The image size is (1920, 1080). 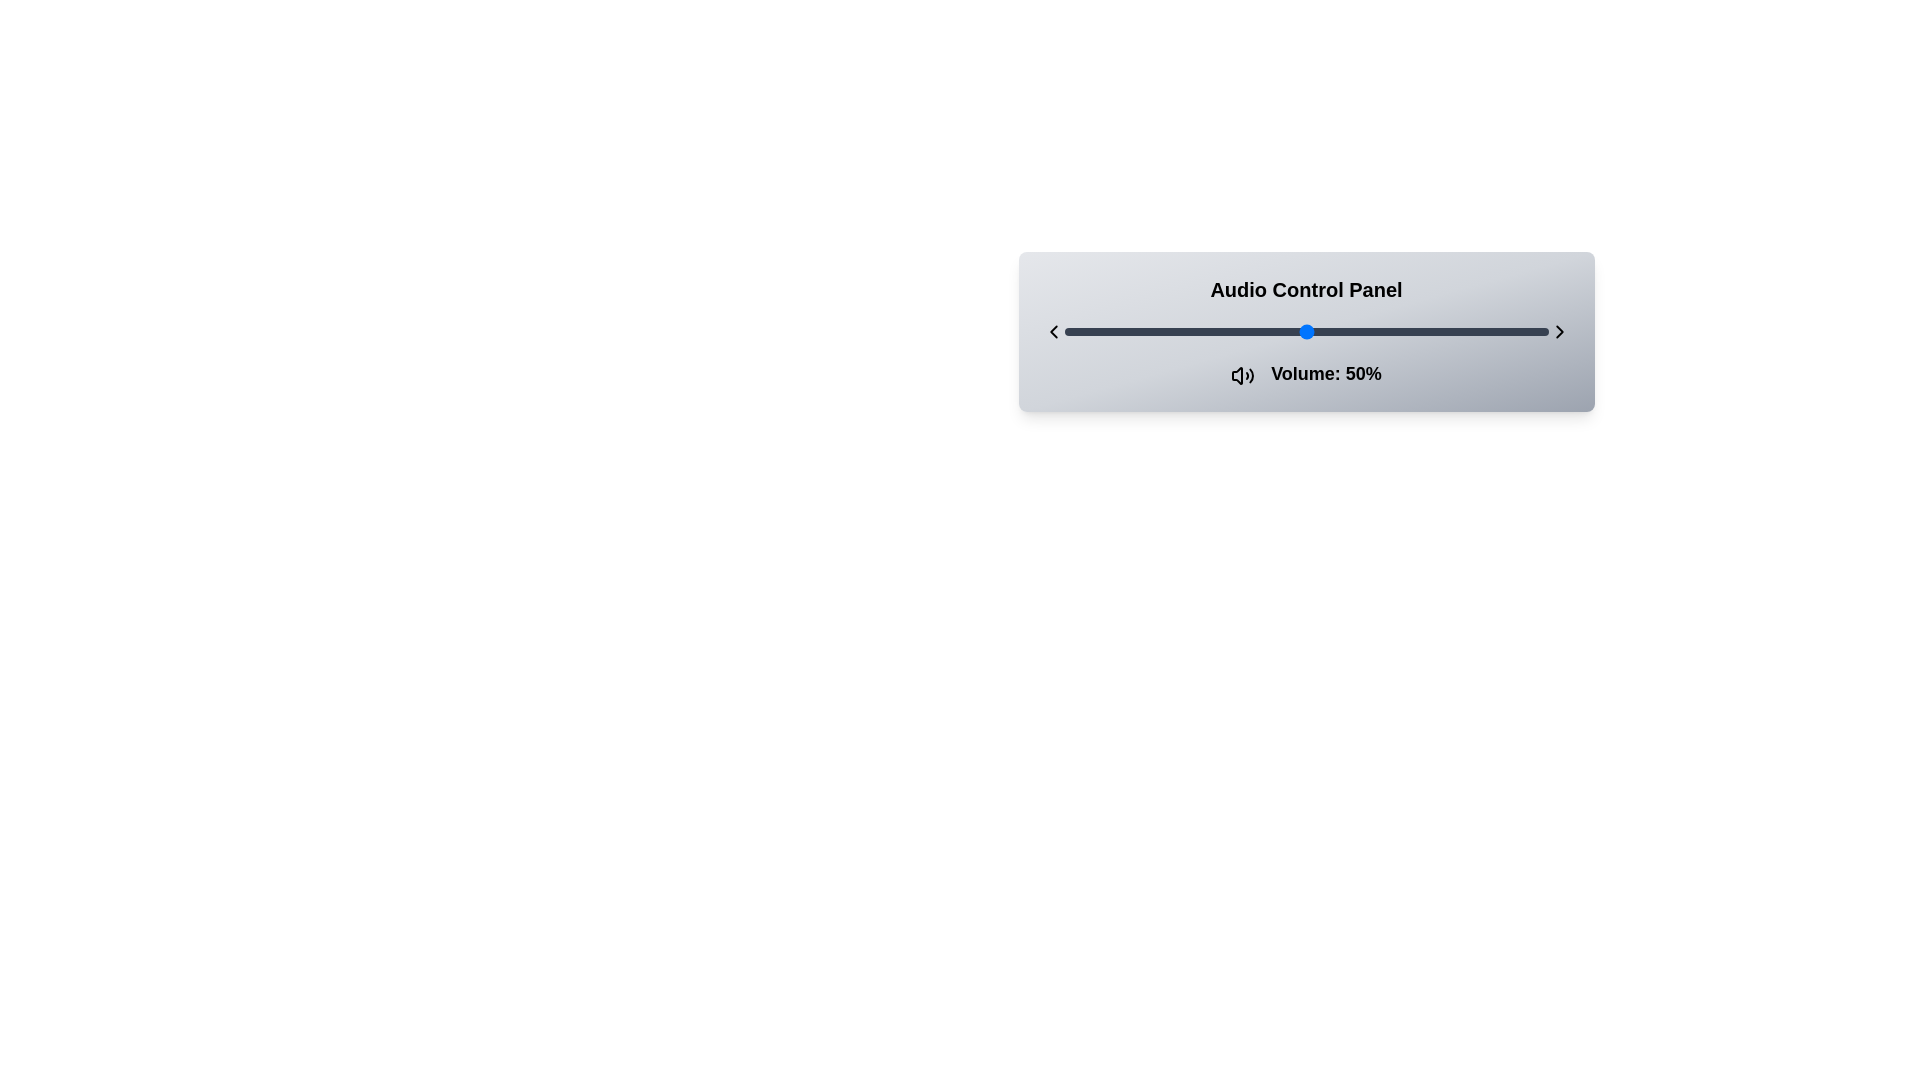 I want to click on the volume level label located at the bottom-center of the Audio Control Panel, which displays the current volume level as a percentage, so click(x=1306, y=374).